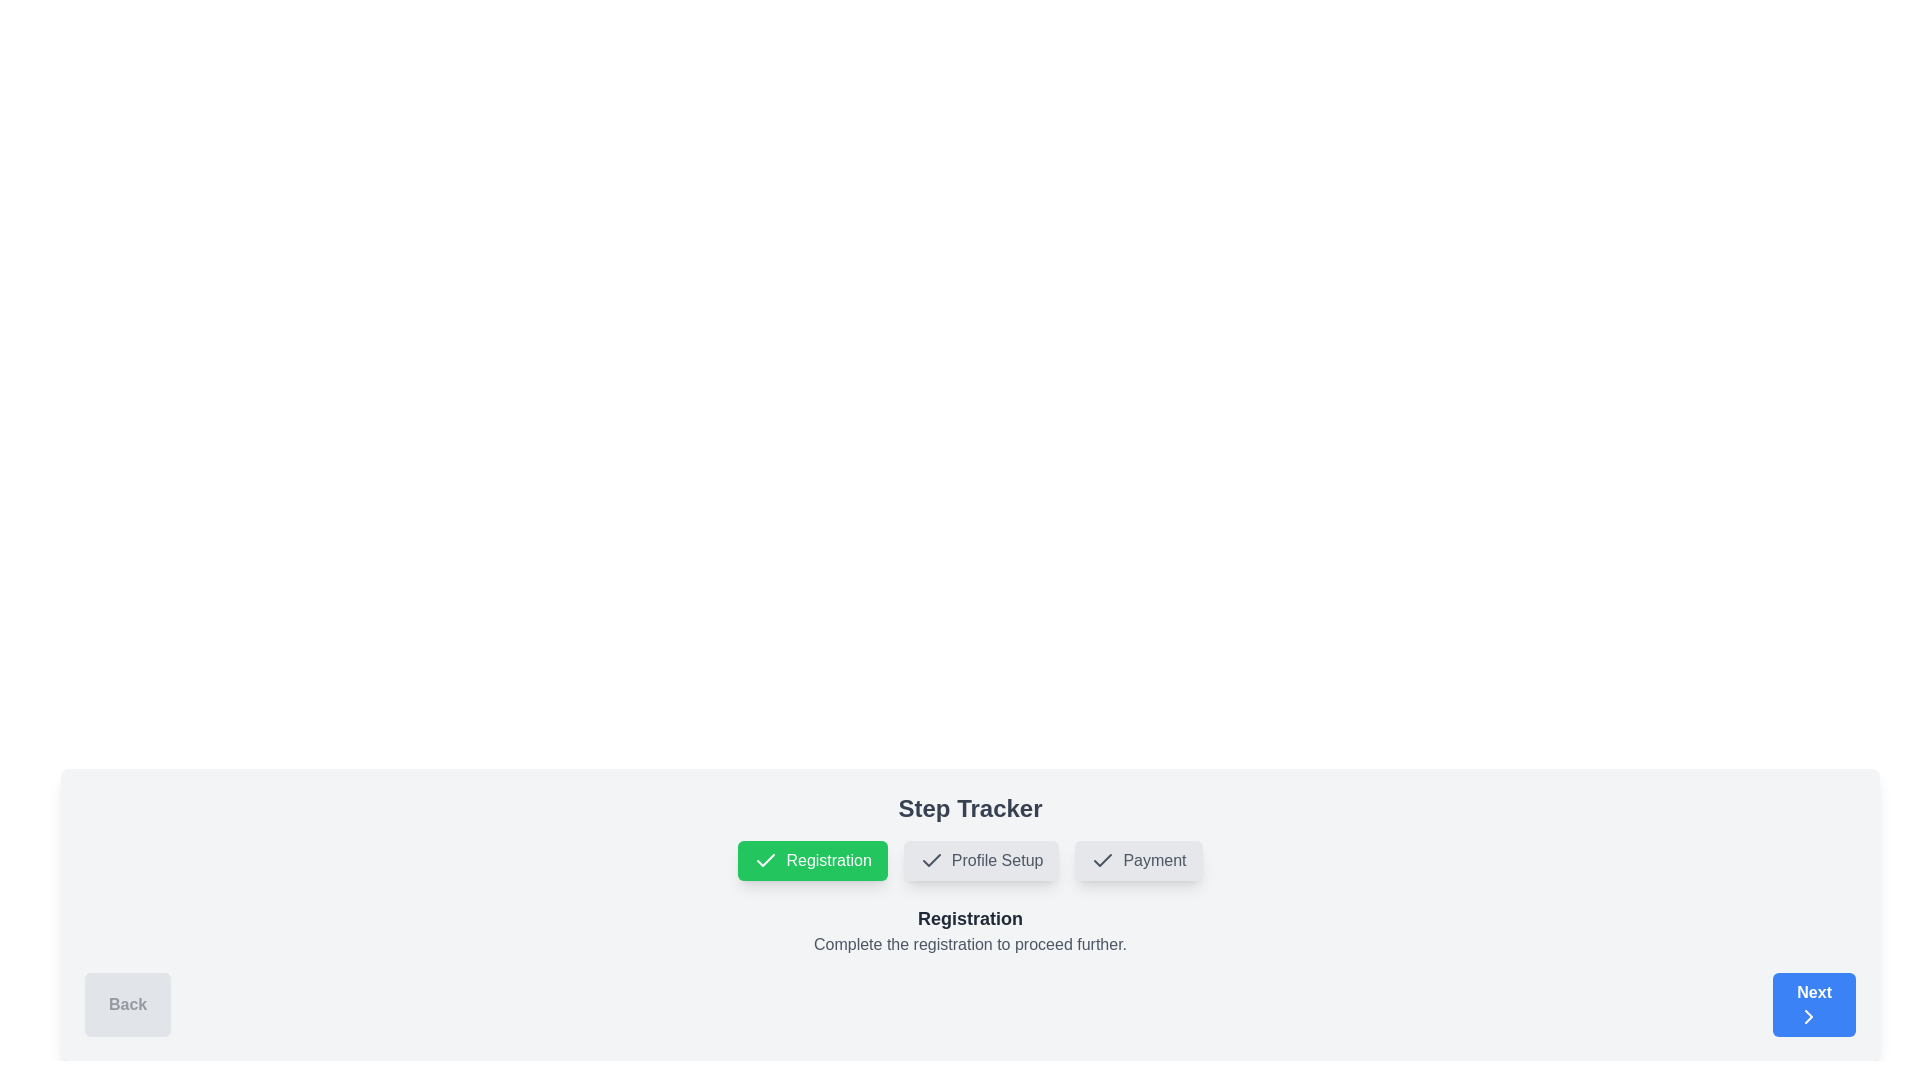 The width and height of the screenshot is (1920, 1080). I want to click on the green rectangular button labeled 'Registration' with a white checkmark icon, so click(813, 859).